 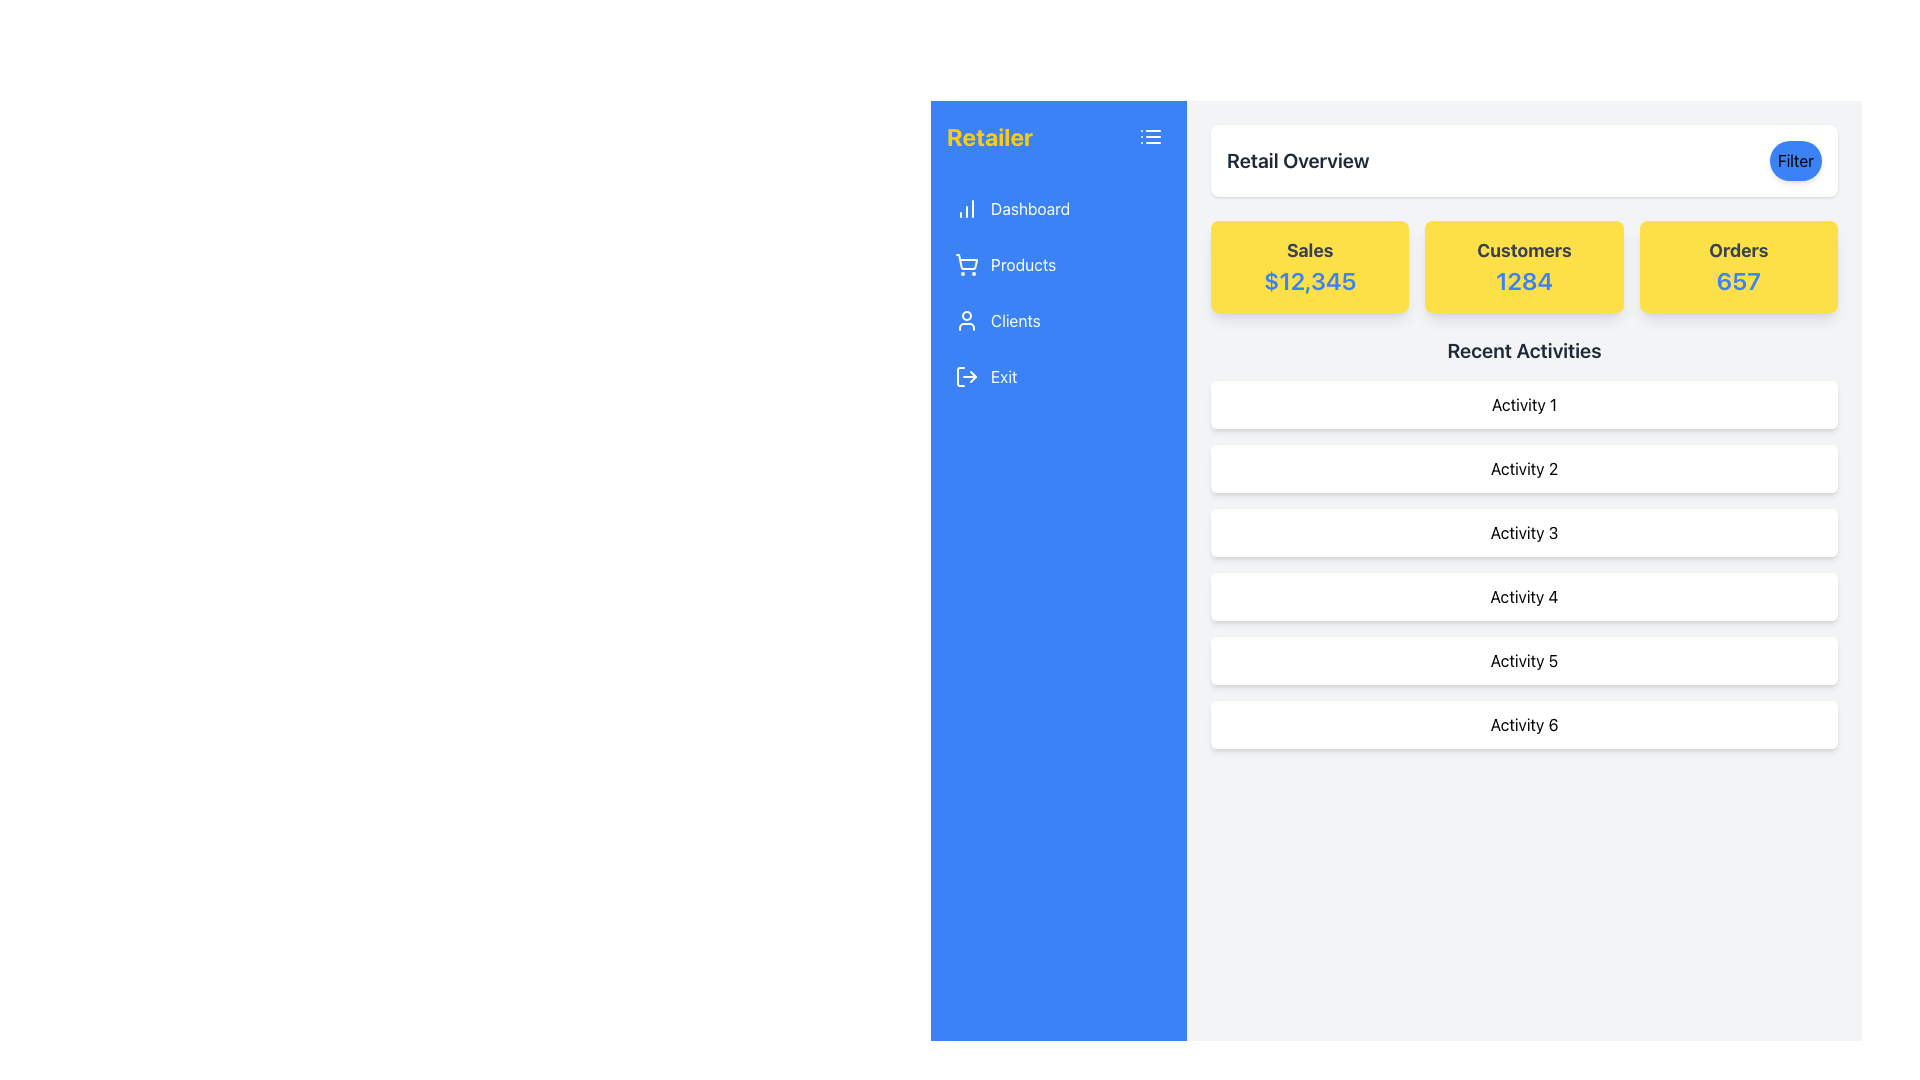 What do you see at coordinates (1058, 293) in the screenshot?
I see `the 'Products' menu item in the blue sidebar panel` at bounding box center [1058, 293].